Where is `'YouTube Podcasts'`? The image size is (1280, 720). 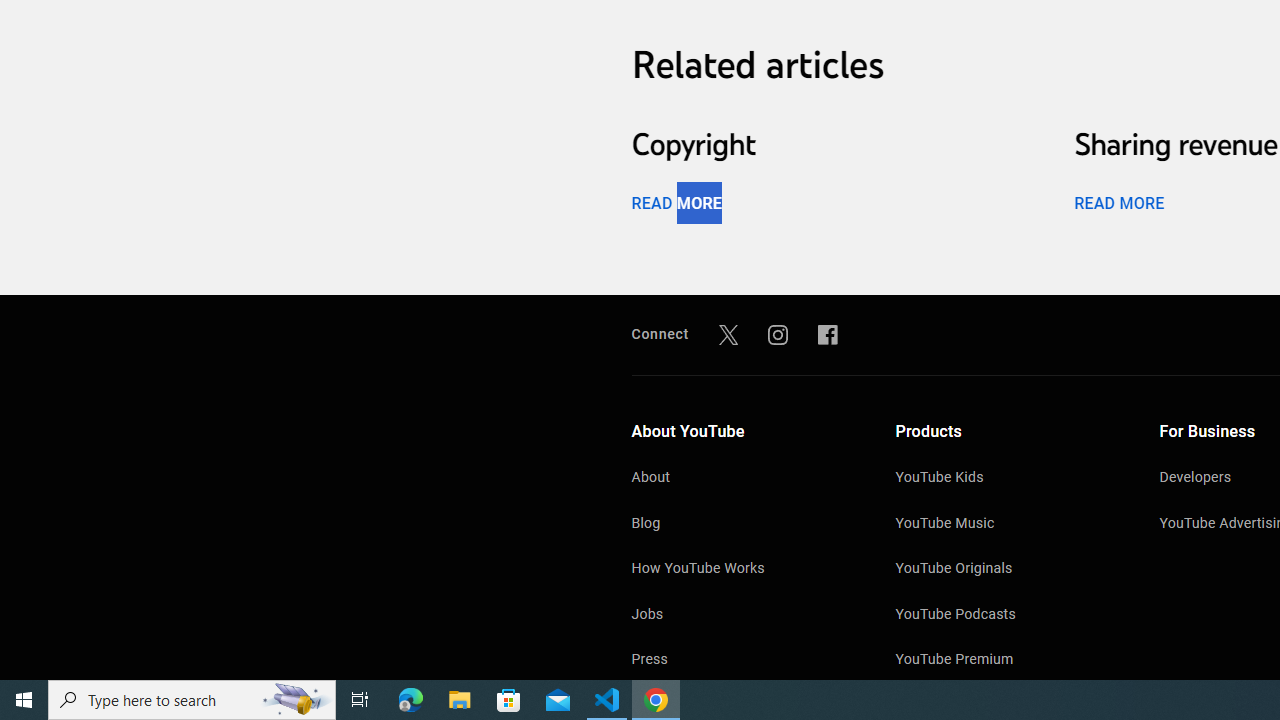
'YouTube Podcasts' is located at coordinates (1007, 615).